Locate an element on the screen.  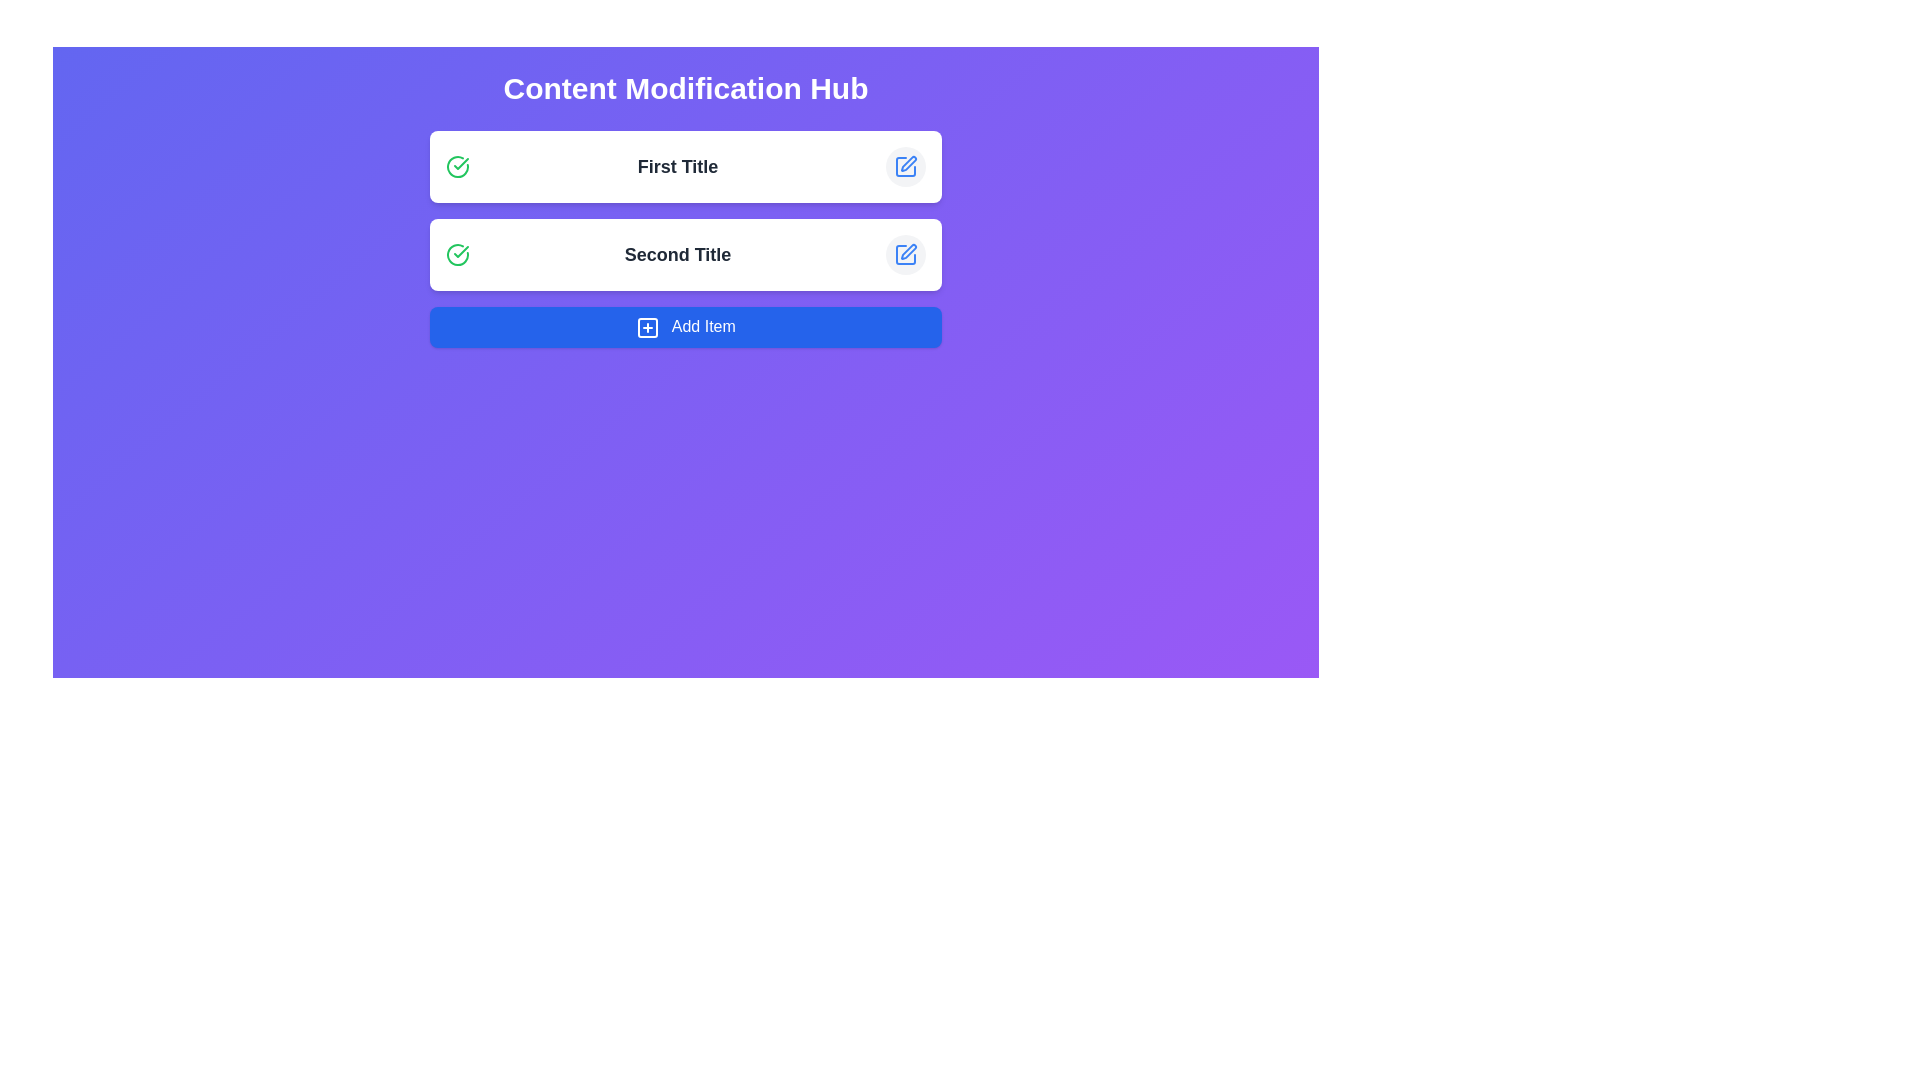
the blue 'Add Item' button with a plus sign icon is located at coordinates (686, 326).